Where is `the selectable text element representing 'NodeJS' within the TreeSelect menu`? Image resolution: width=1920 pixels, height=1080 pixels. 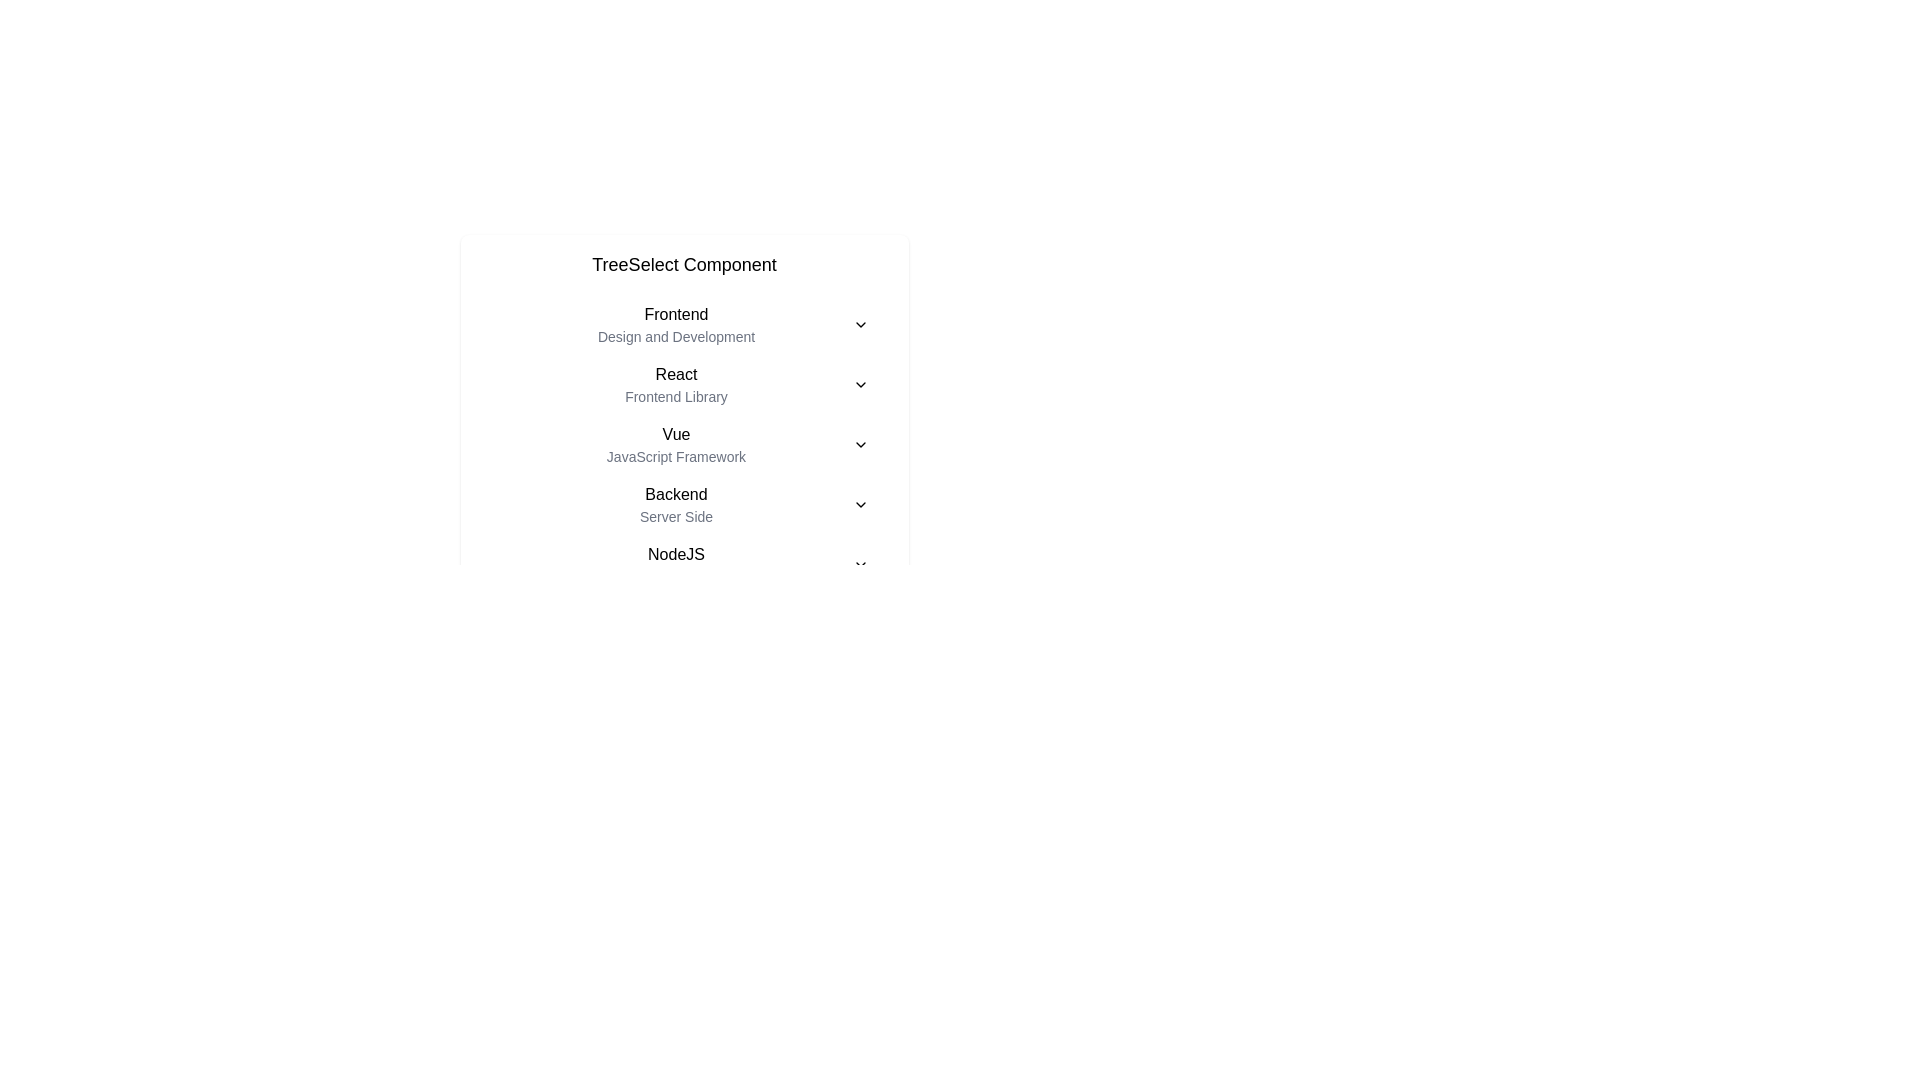 the selectable text element representing 'NodeJS' within the TreeSelect menu is located at coordinates (676, 564).